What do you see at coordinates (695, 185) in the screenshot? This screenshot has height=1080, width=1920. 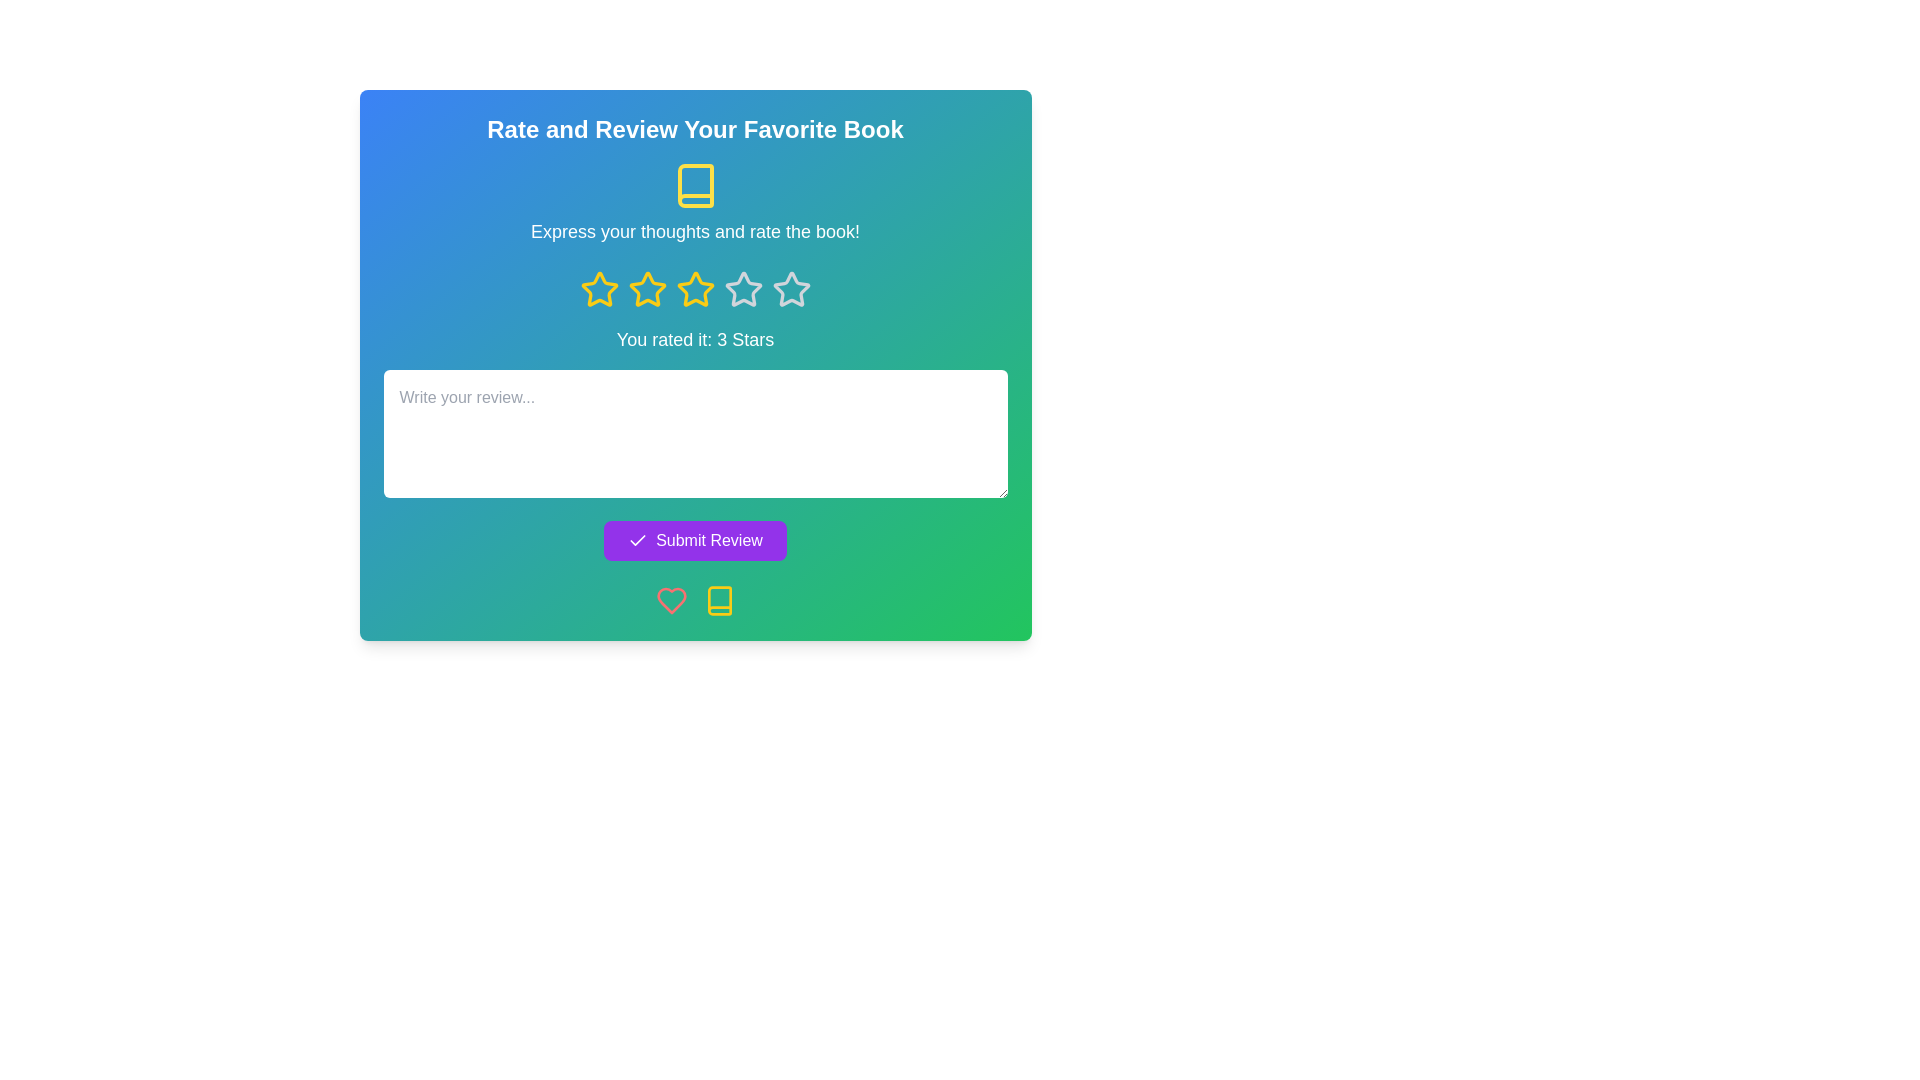 I see `the SVG icon of a book with rounded edges, filled with a yellow outline on a blue background, located centrally above the text prompt 'Express your thoughts and rate the book!'` at bounding box center [695, 185].